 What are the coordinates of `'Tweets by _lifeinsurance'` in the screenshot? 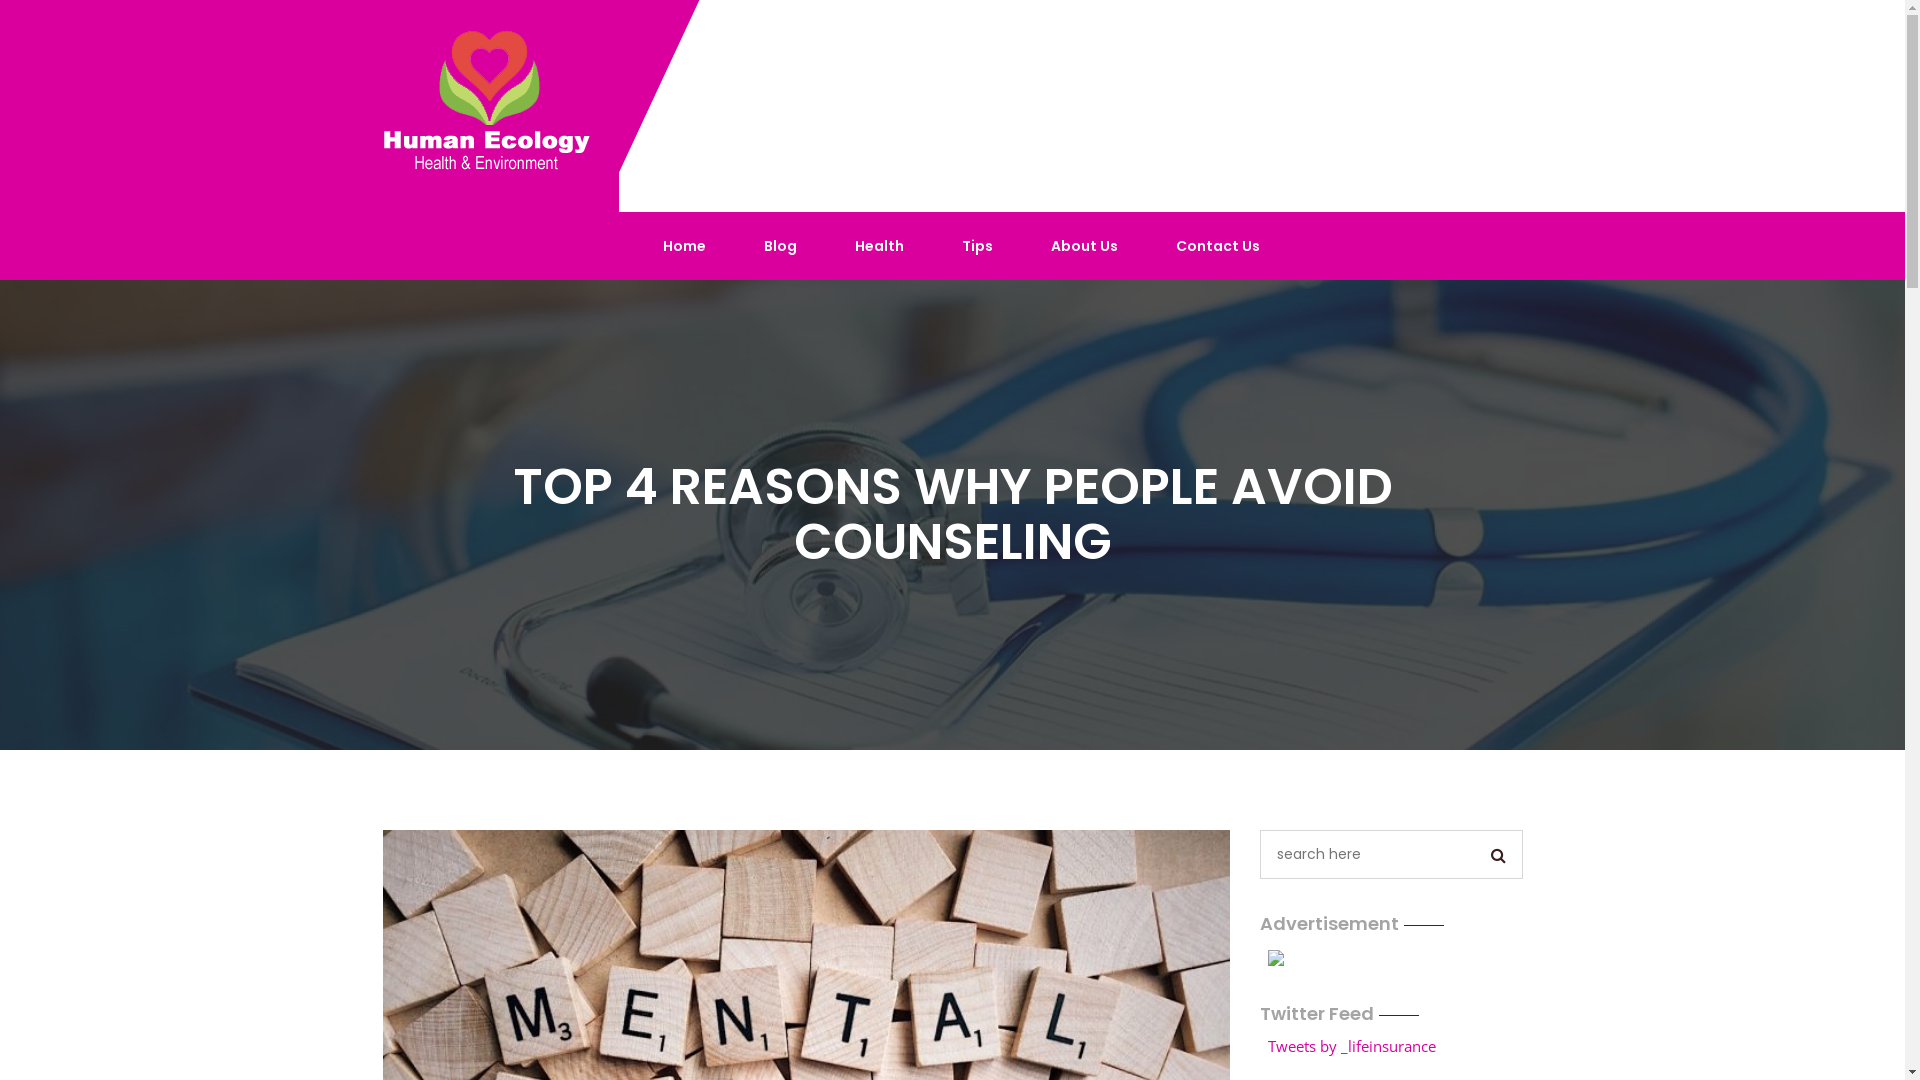 It's located at (1352, 1044).